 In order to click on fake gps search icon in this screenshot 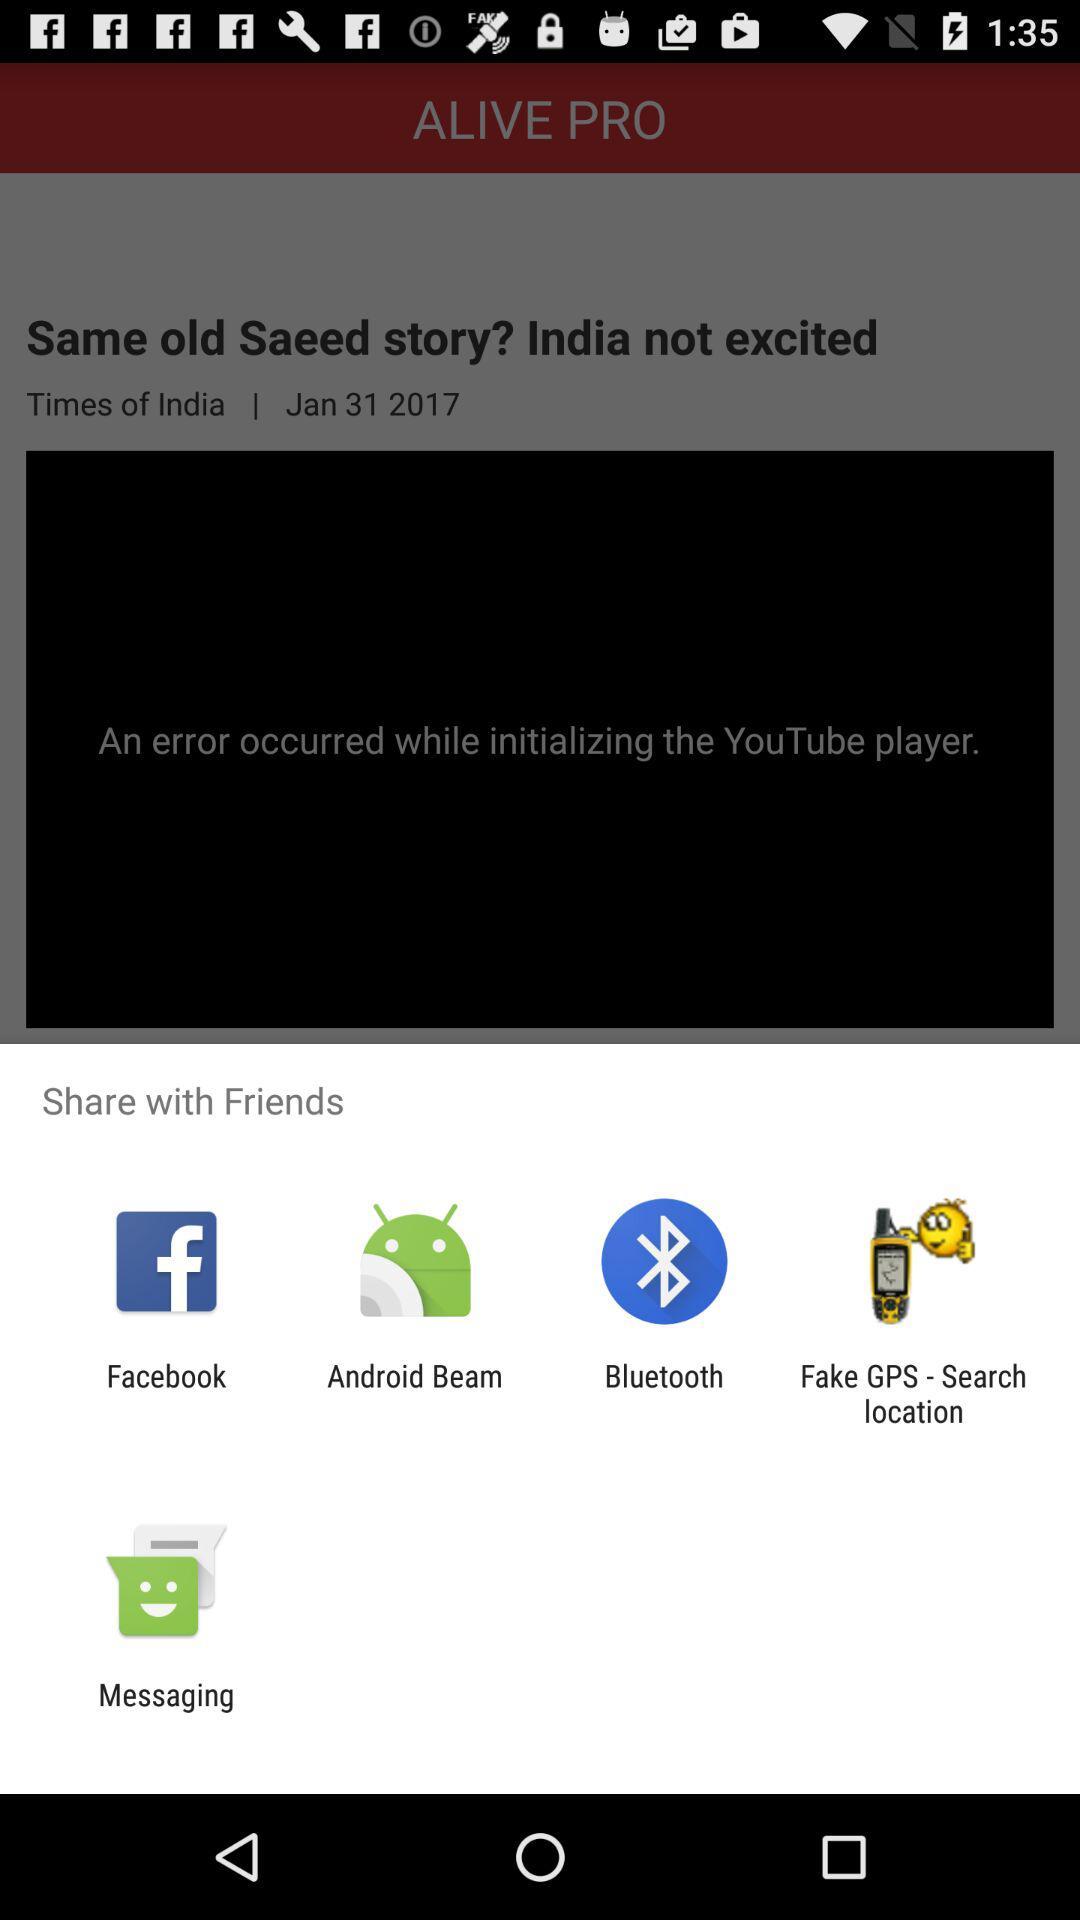, I will do `click(913, 1392)`.